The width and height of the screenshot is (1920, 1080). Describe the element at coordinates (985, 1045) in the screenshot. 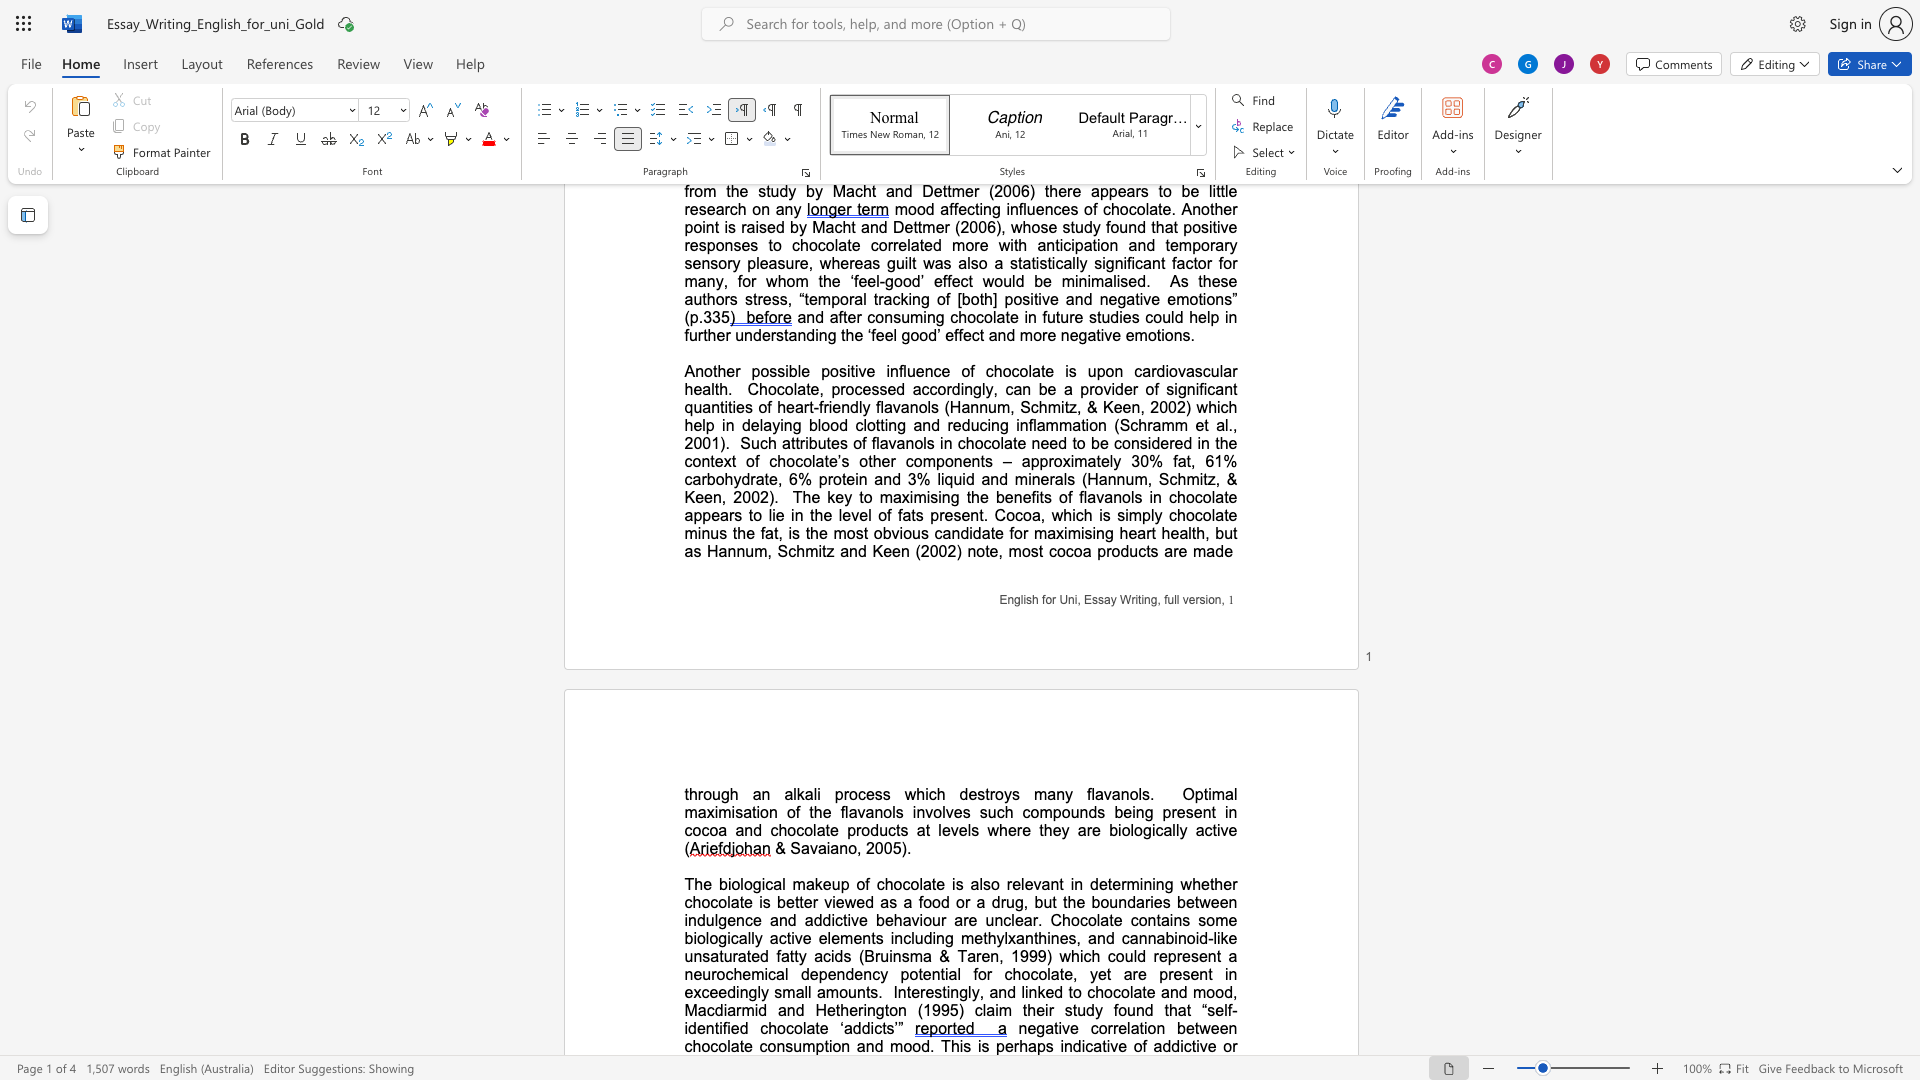

I see `the 3th character "s" in the text` at that location.